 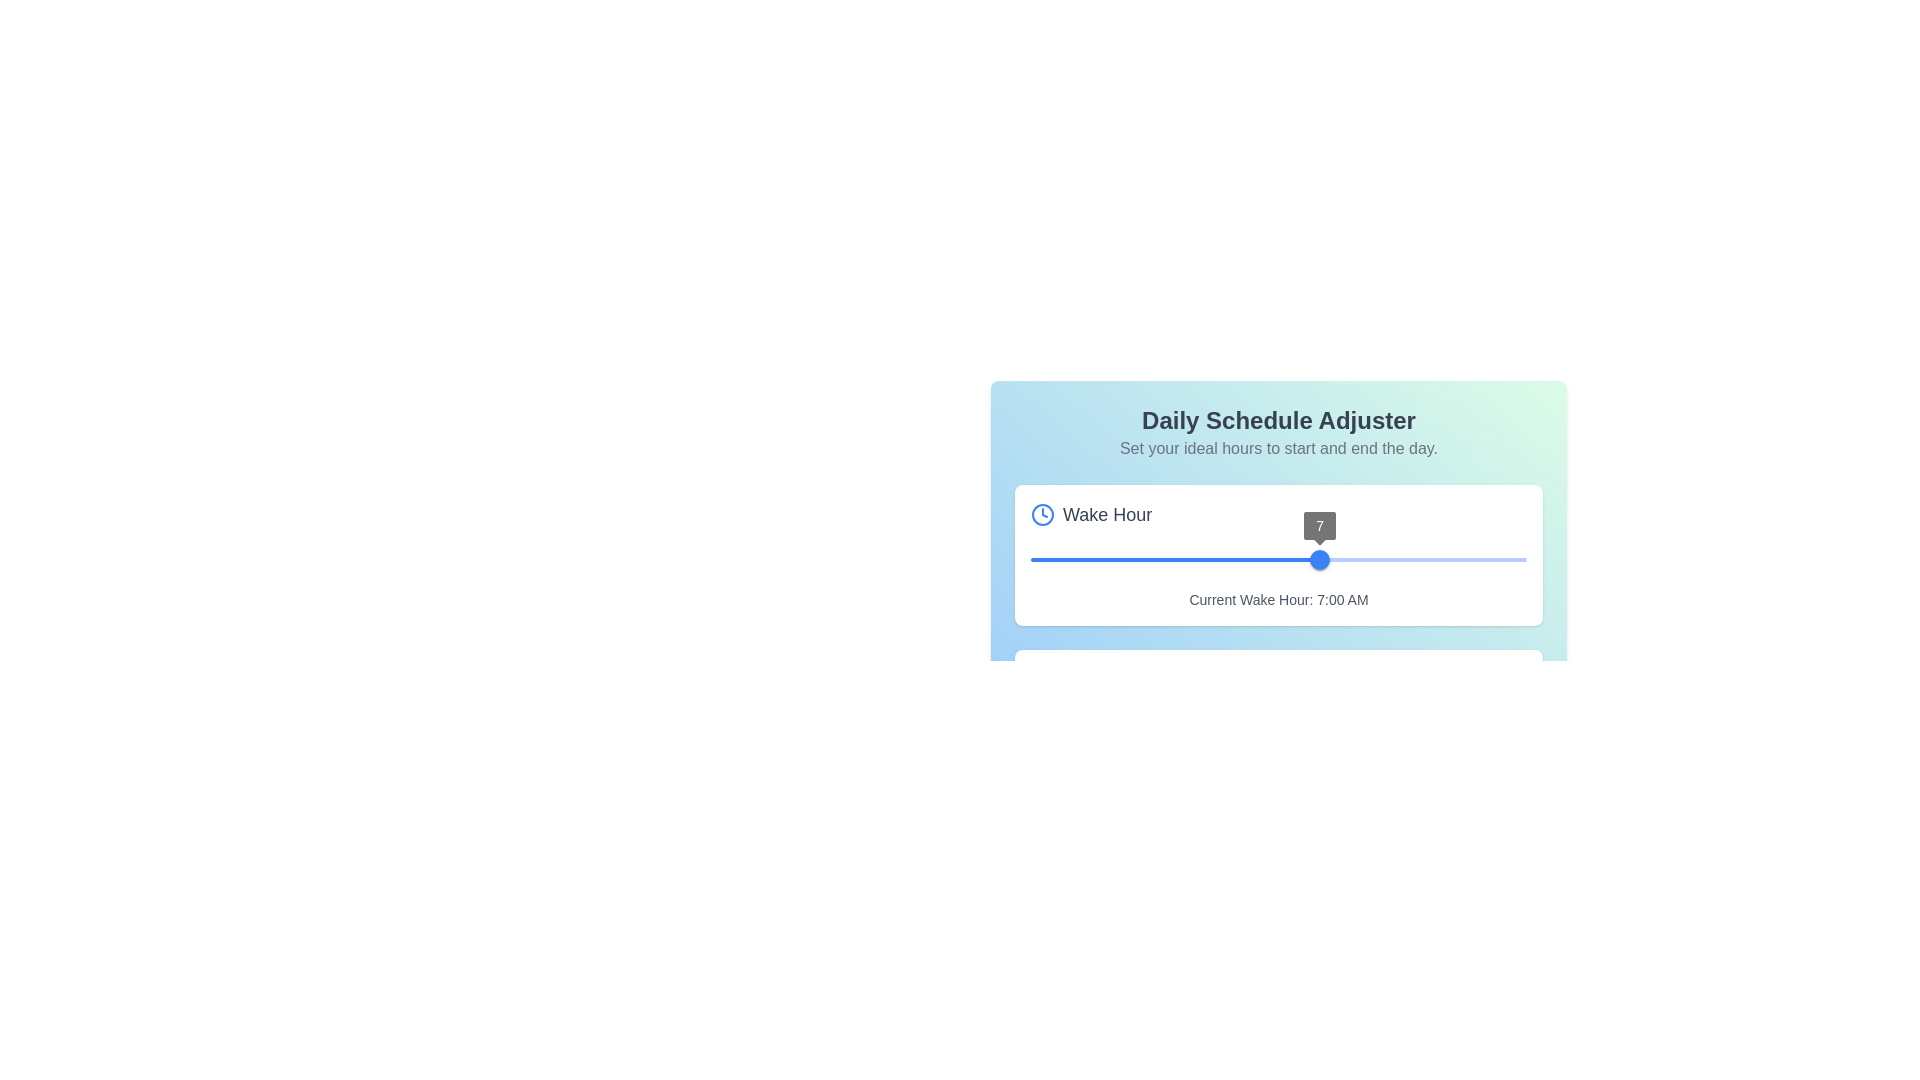 What do you see at coordinates (1340, 559) in the screenshot?
I see `the wake hour` at bounding box center [1340, 559].